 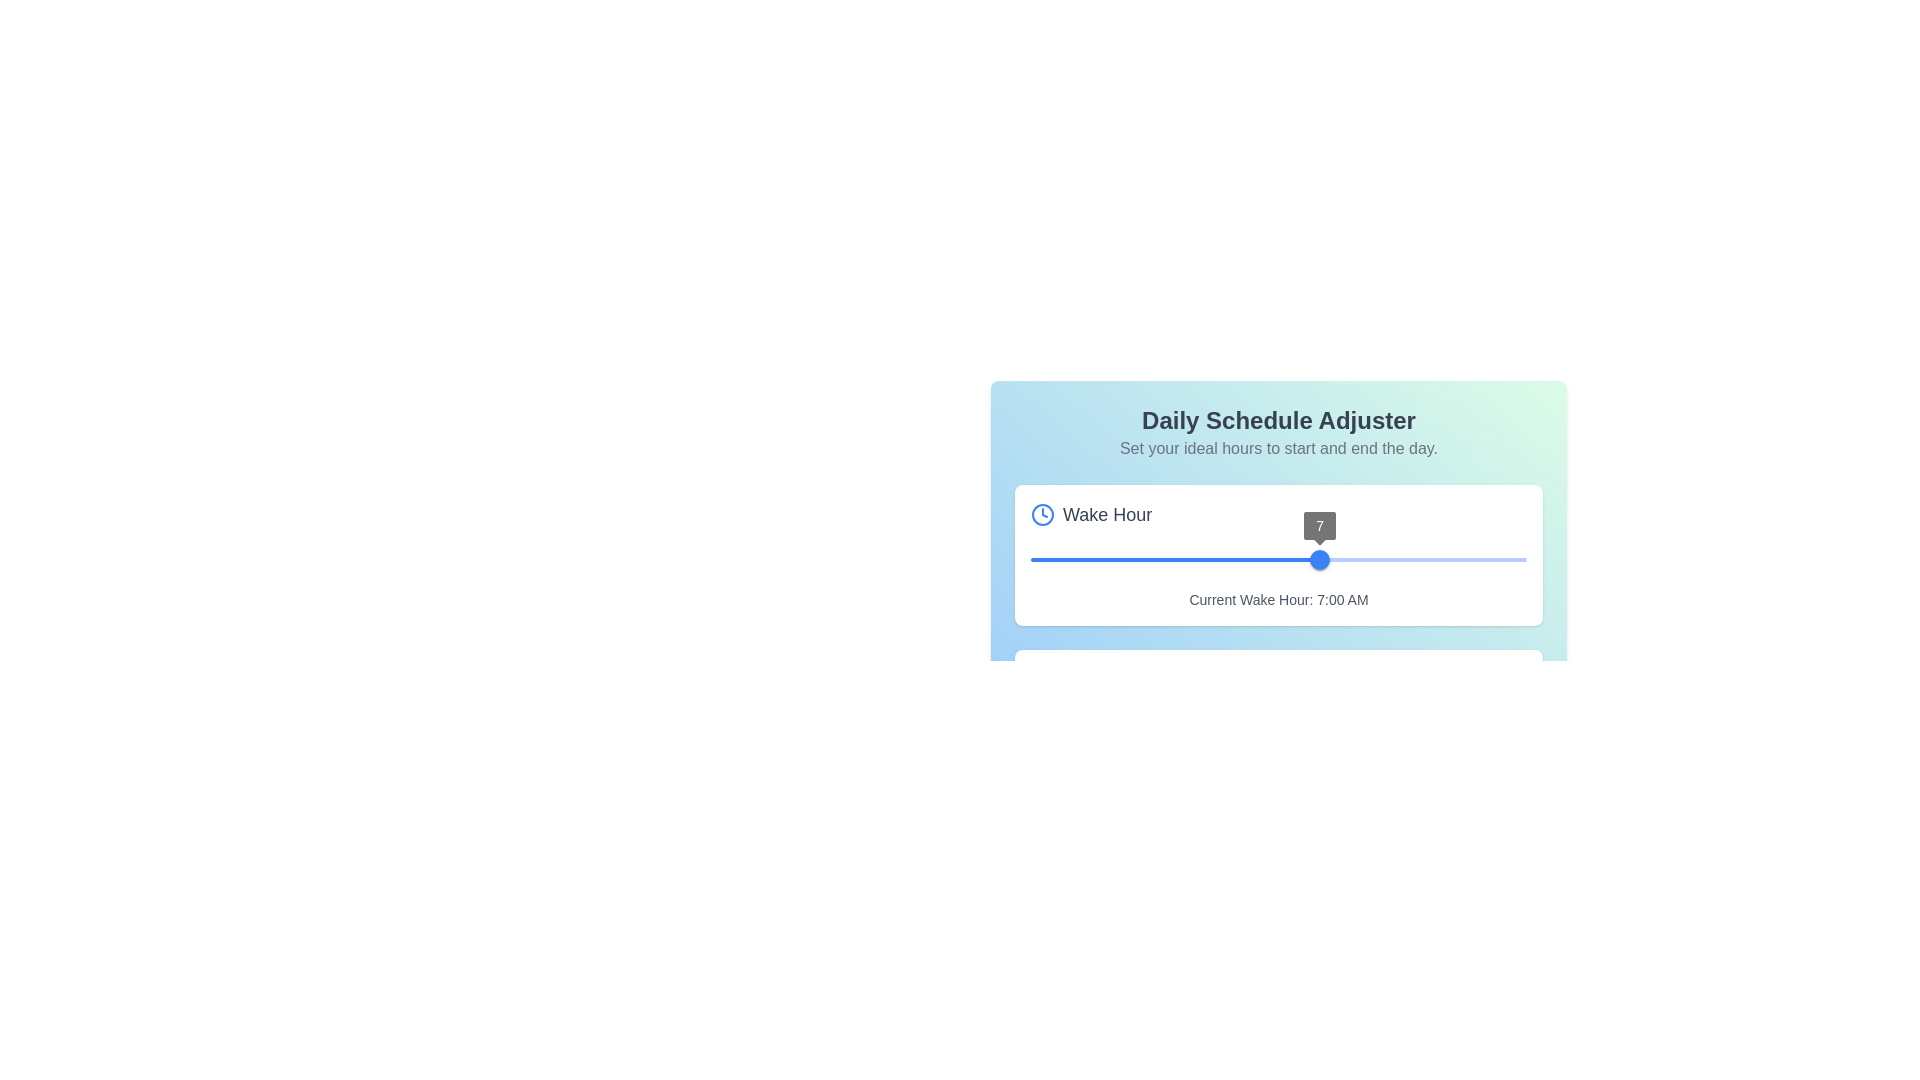 What do you see at coordinates (1340, 559) in the screenshot?
I see `the wake hour` at bounding box center [1340, 559].